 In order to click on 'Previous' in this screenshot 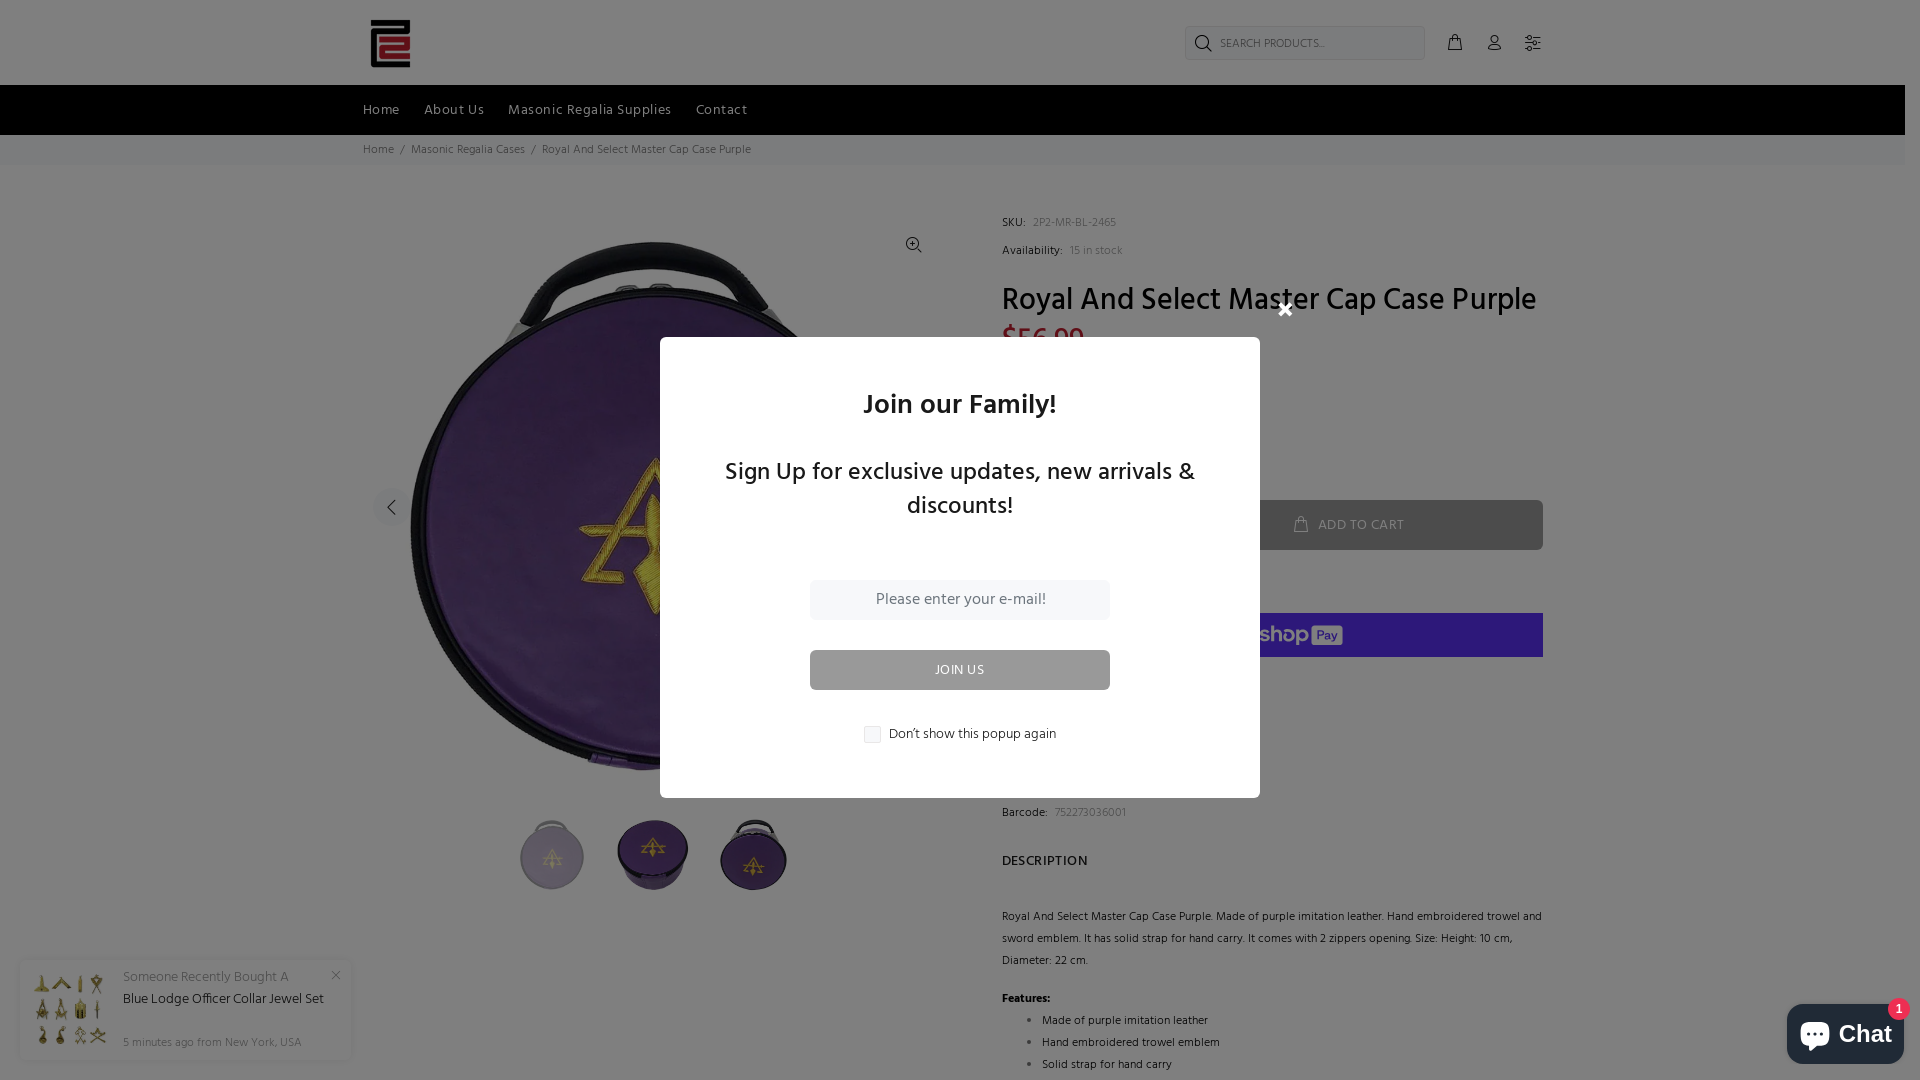, I will do `click(390, 505)`.